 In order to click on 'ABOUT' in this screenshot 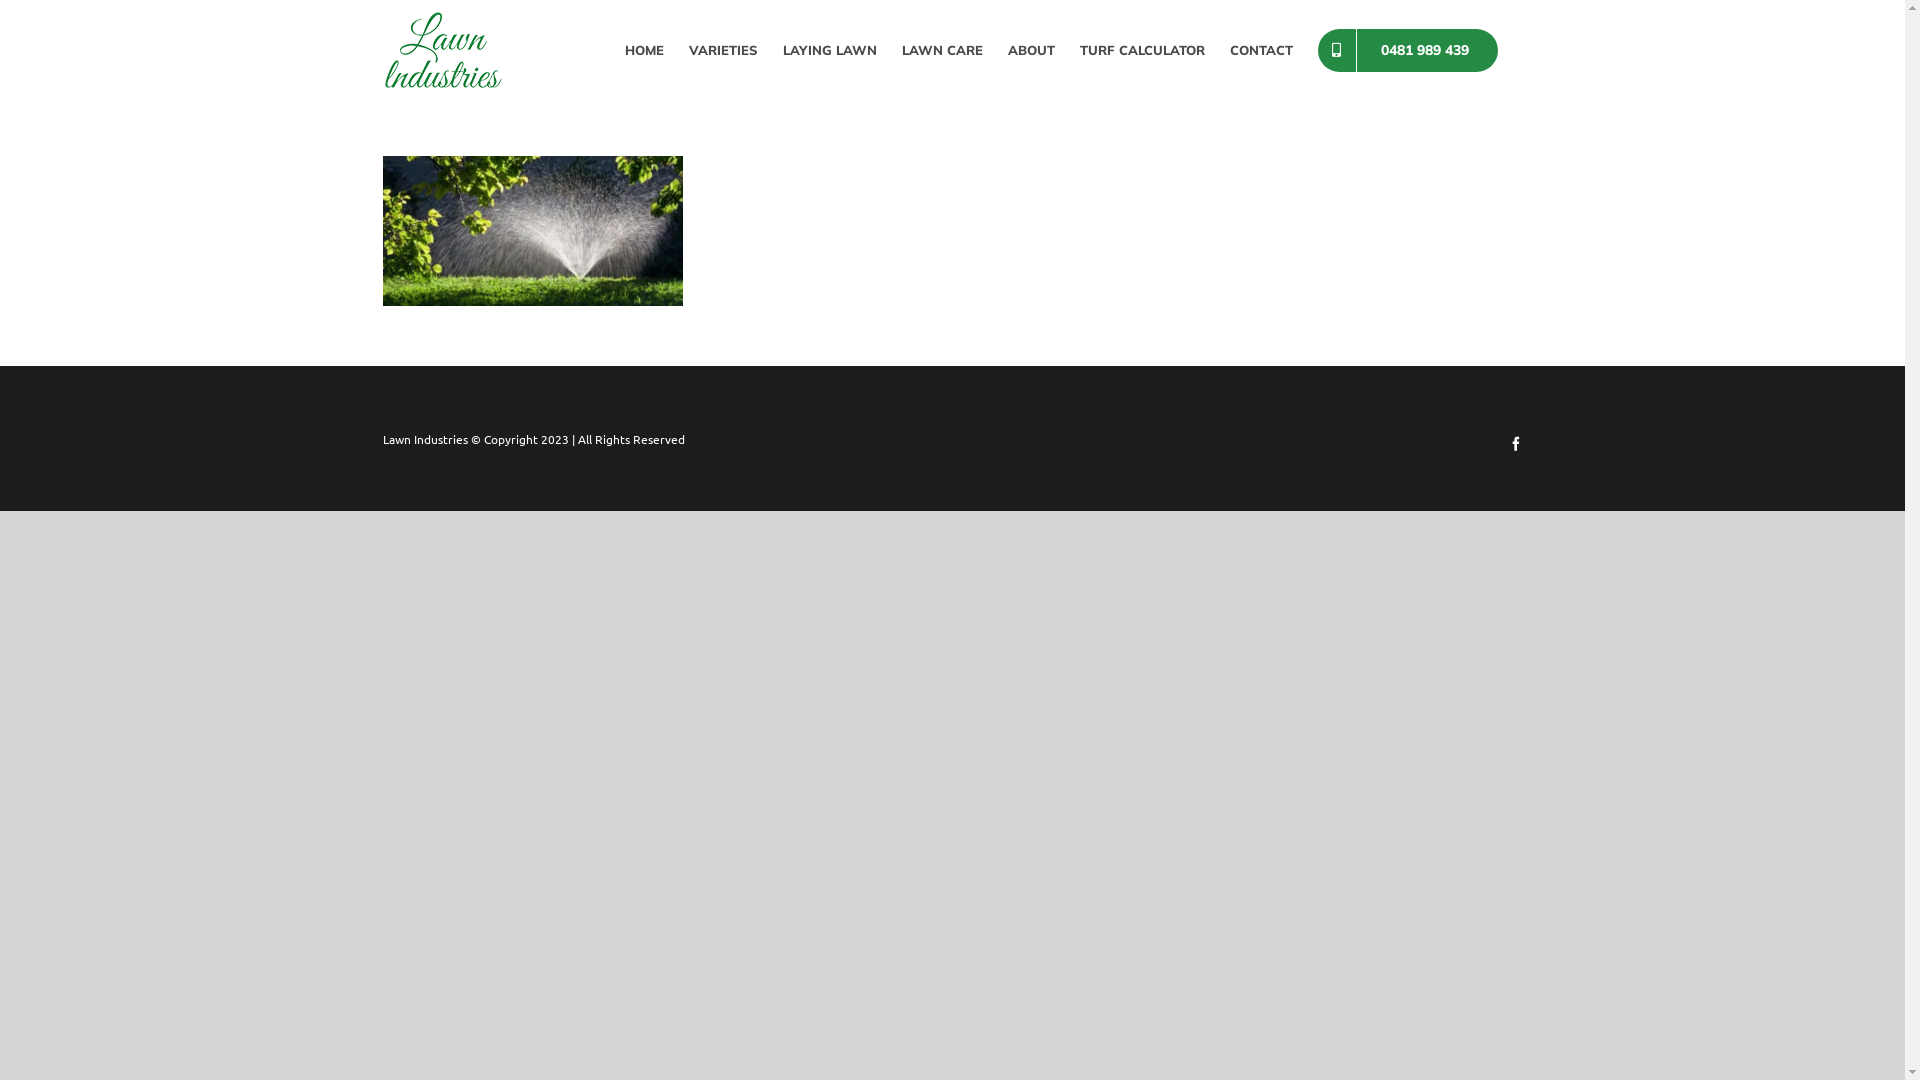, I will do `click(1008, 49)`.